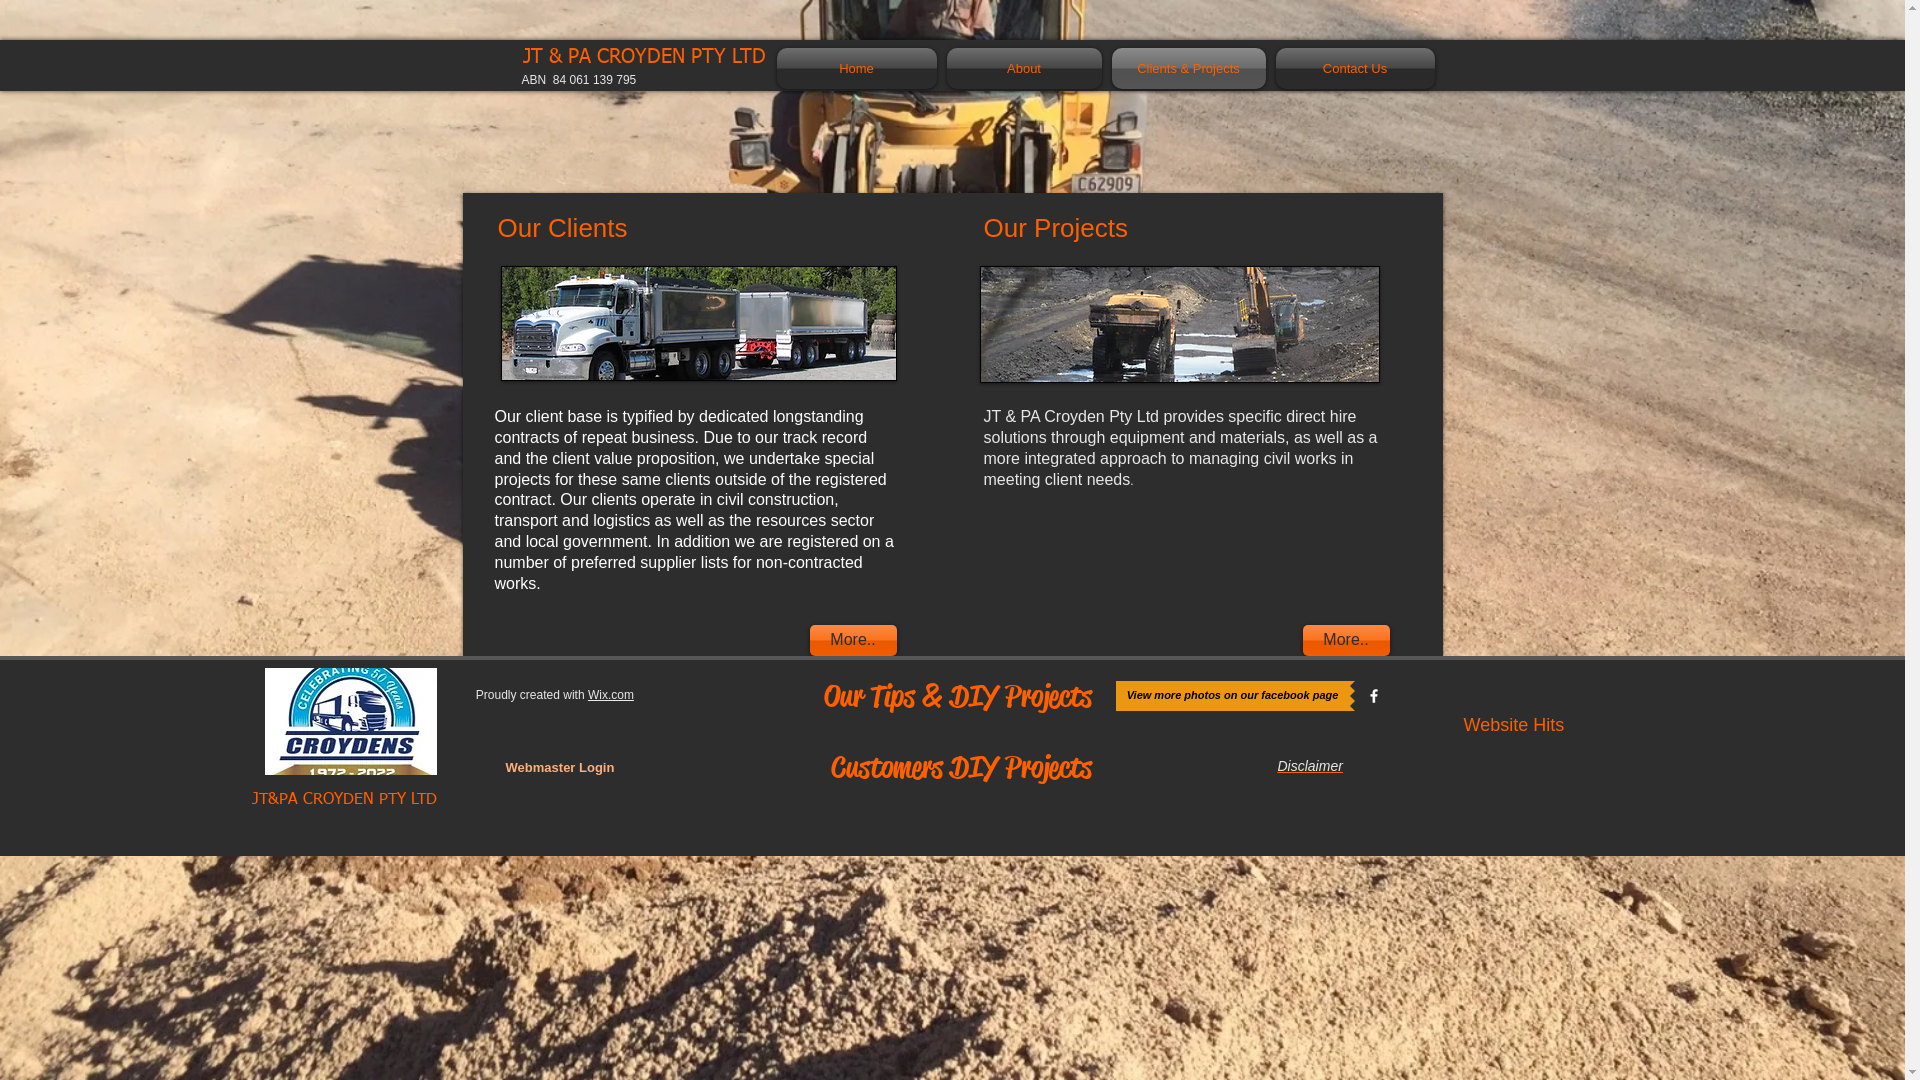 This screenshot has height=1080, width=1920. I want to click on 'Clients & Projects', so click(1104, 67).